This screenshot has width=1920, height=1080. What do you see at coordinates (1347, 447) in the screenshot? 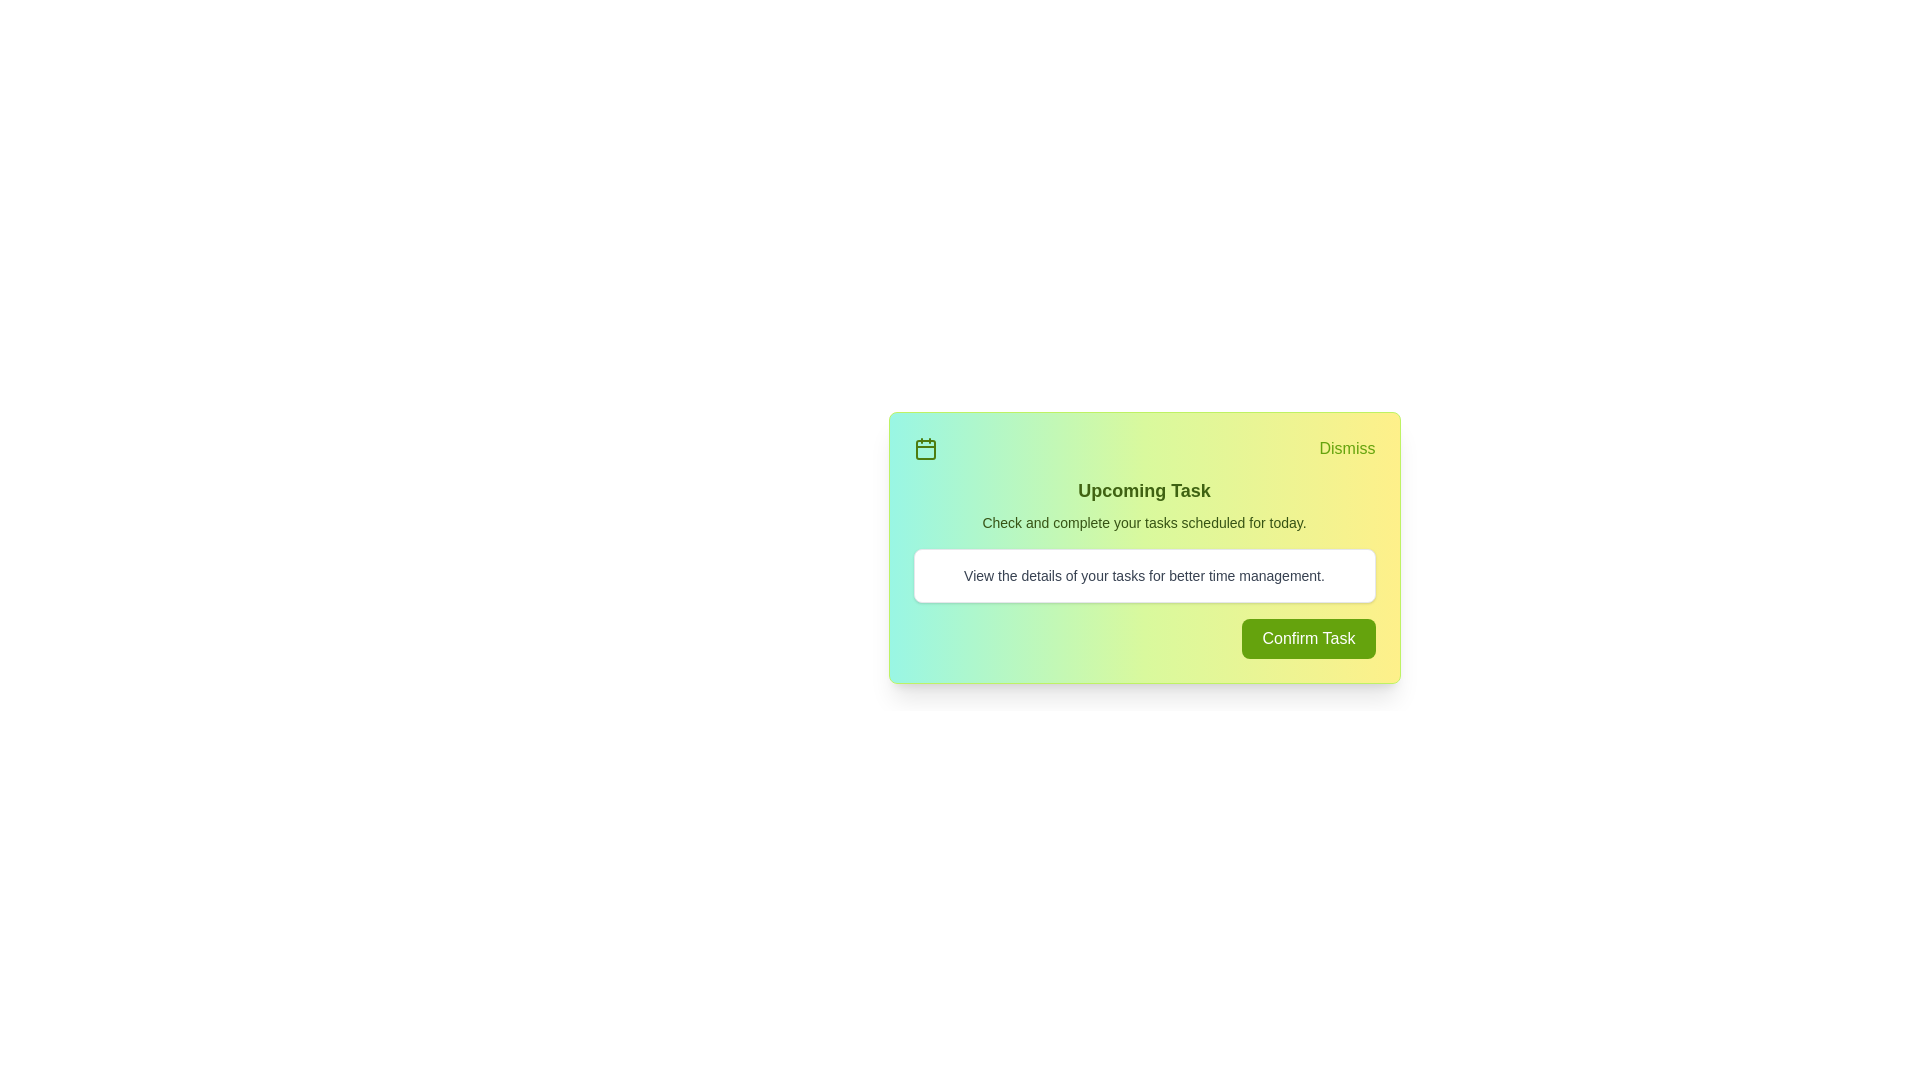
I see `the 'Dismiss' button to hide the task reminder` at bounding box center [1347, 447].